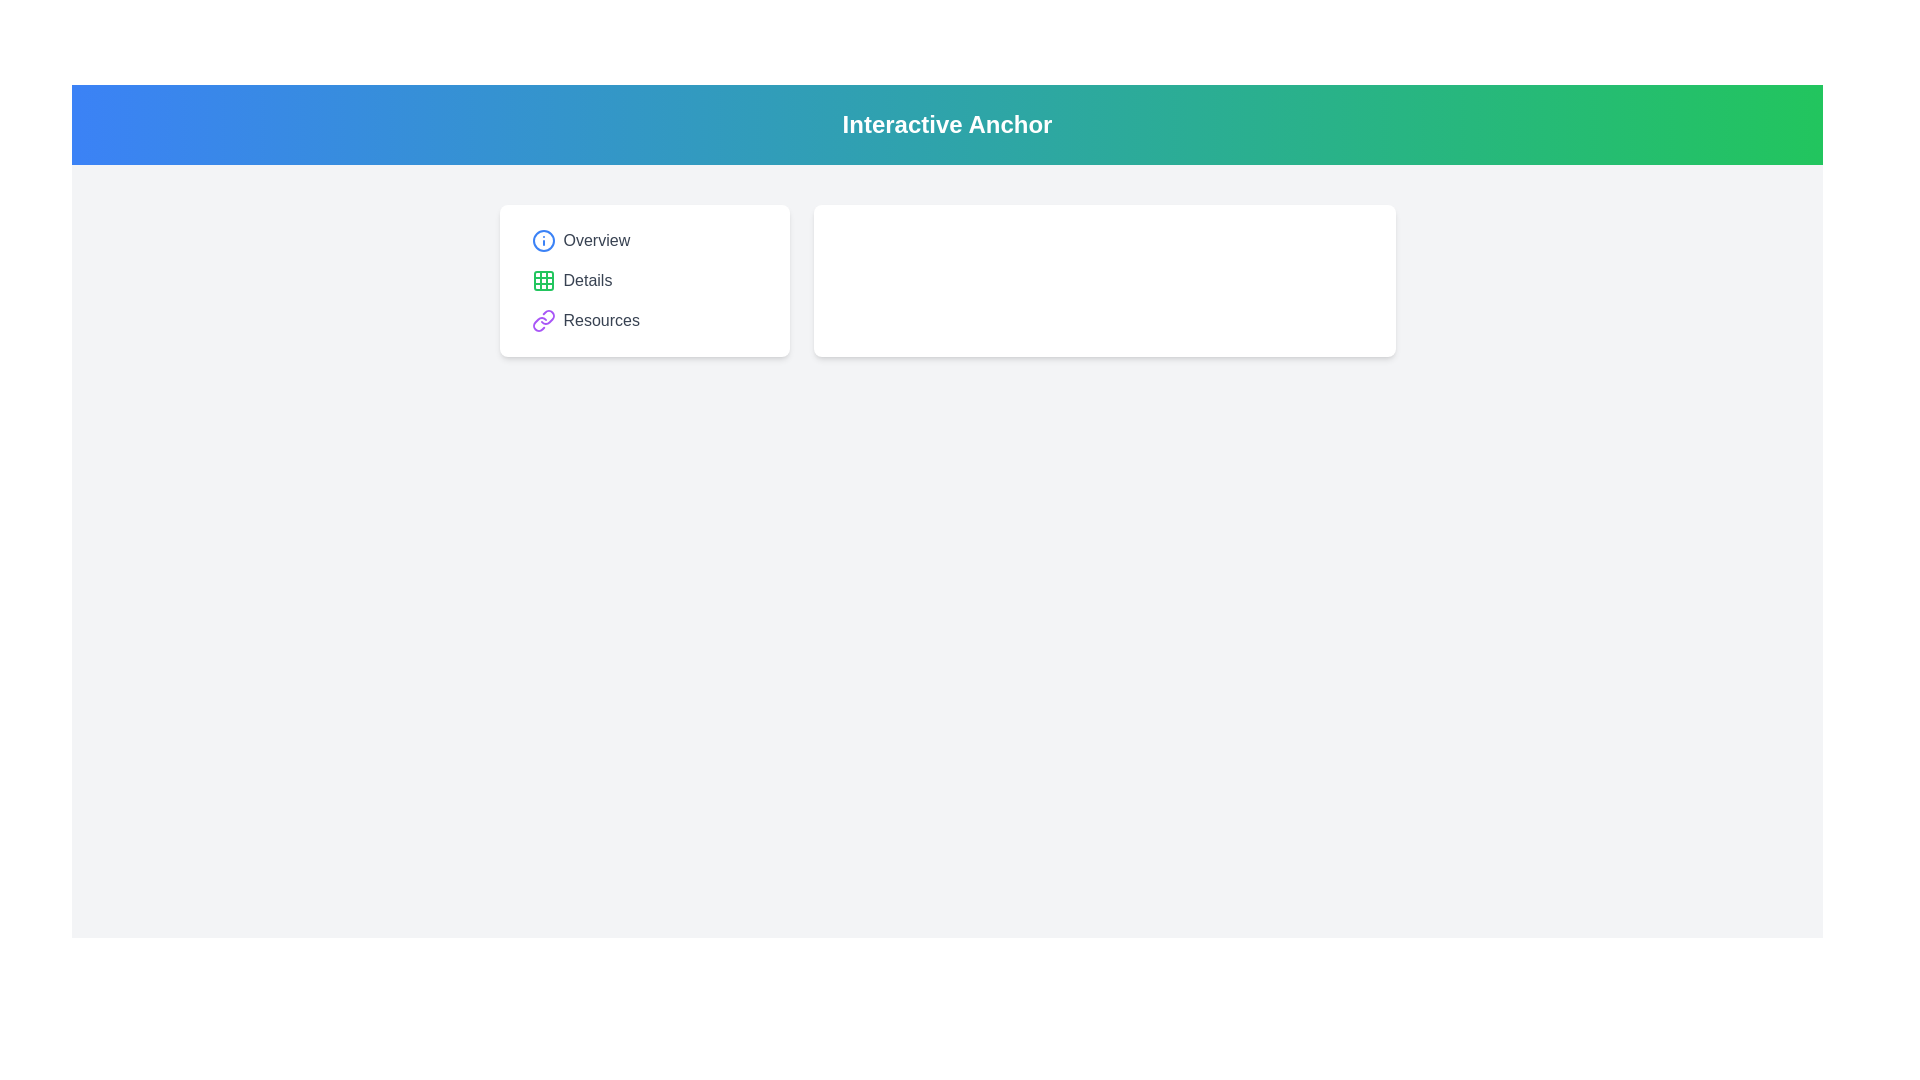  I want to click on the top-left grid square of the green-bordered square icon located next to the text 'Details' within the menu card, so click(543, 281).